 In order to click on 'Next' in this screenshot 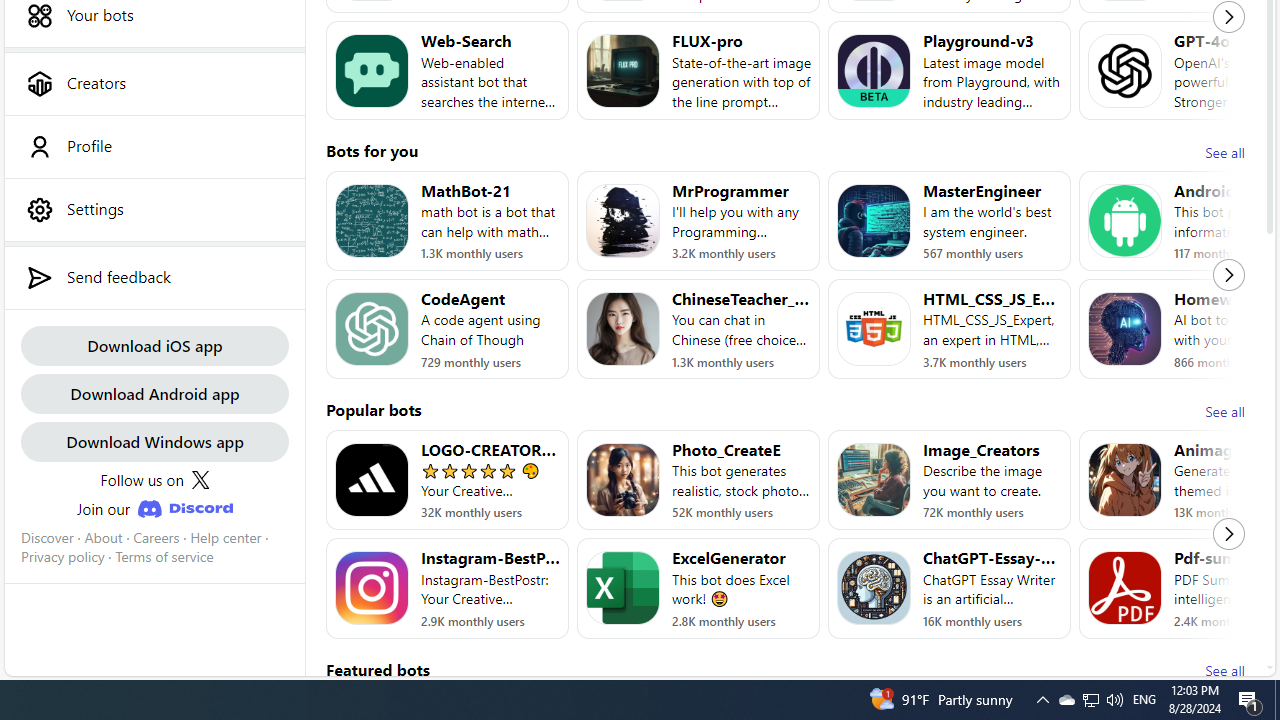, I will do `click(1228, 533)`.